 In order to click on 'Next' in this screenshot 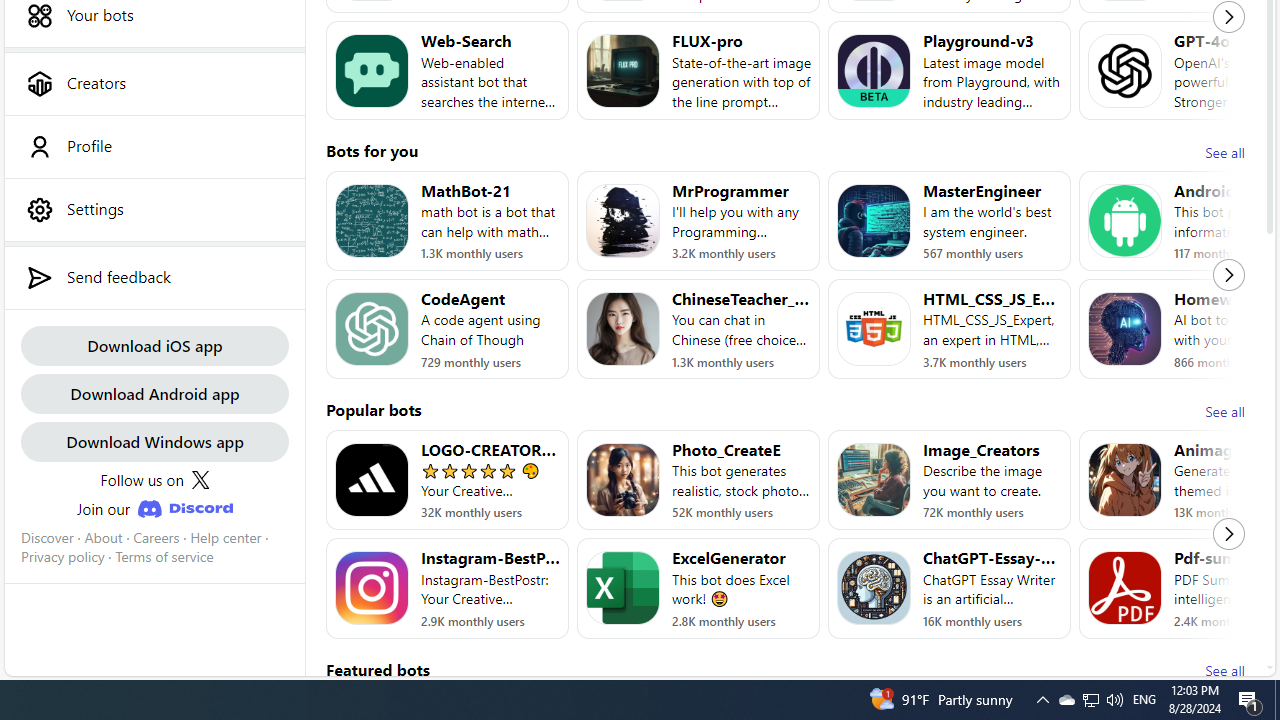, I will do `click(1228, 533)`.